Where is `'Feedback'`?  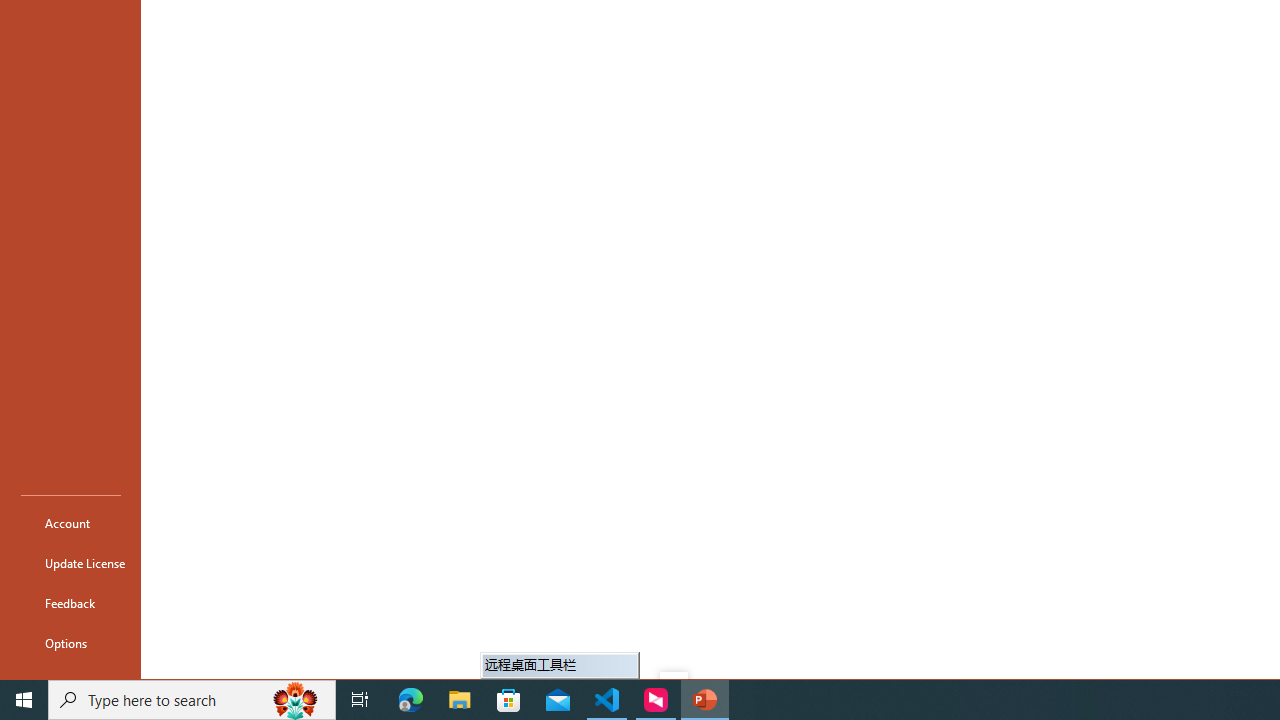 'Feedback' is located at coordinates (71, 602).